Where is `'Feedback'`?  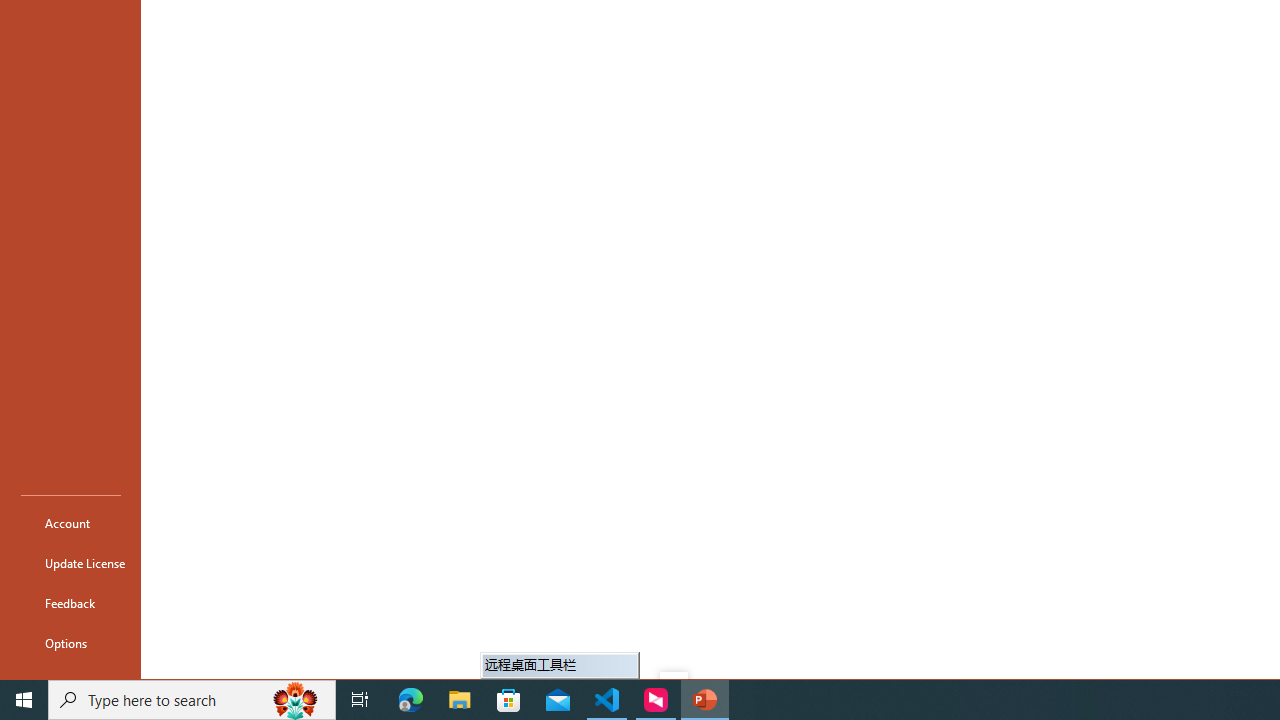 'Feedback' is located at coordinates (71, 602).